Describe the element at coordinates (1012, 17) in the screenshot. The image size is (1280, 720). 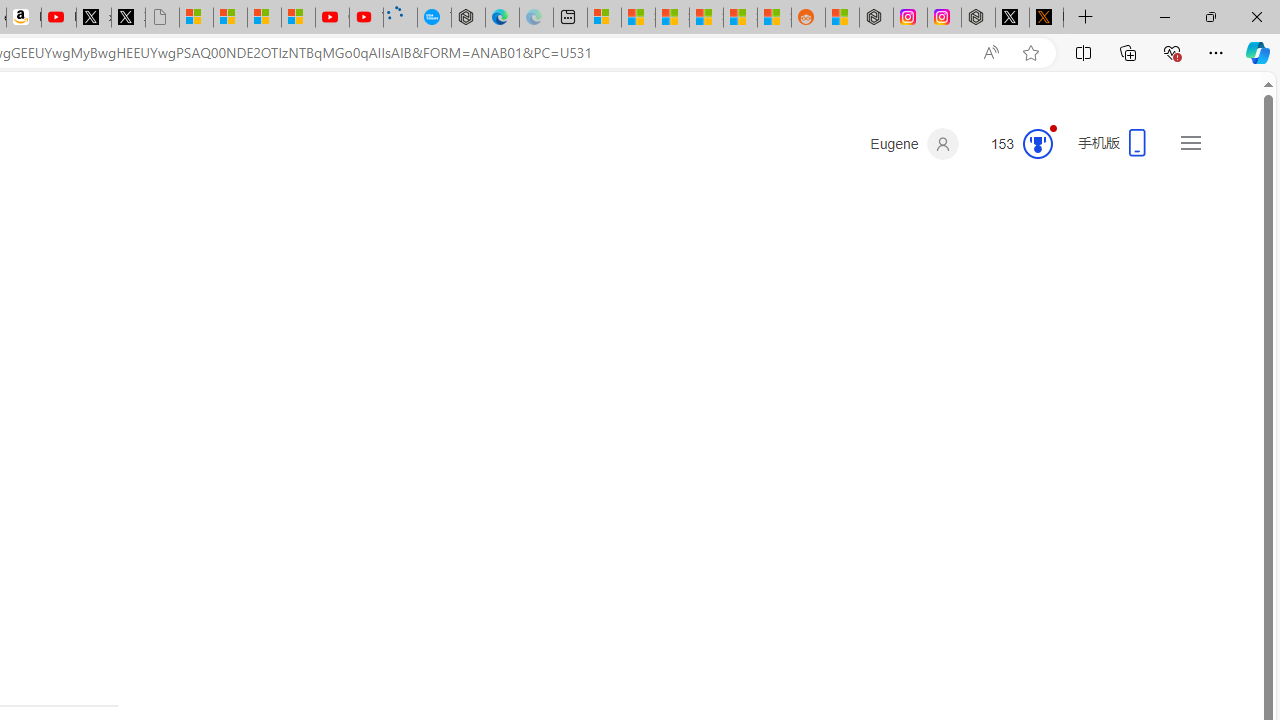
I see `'Nordace (@NordaceOfficial) / X'` at that location.